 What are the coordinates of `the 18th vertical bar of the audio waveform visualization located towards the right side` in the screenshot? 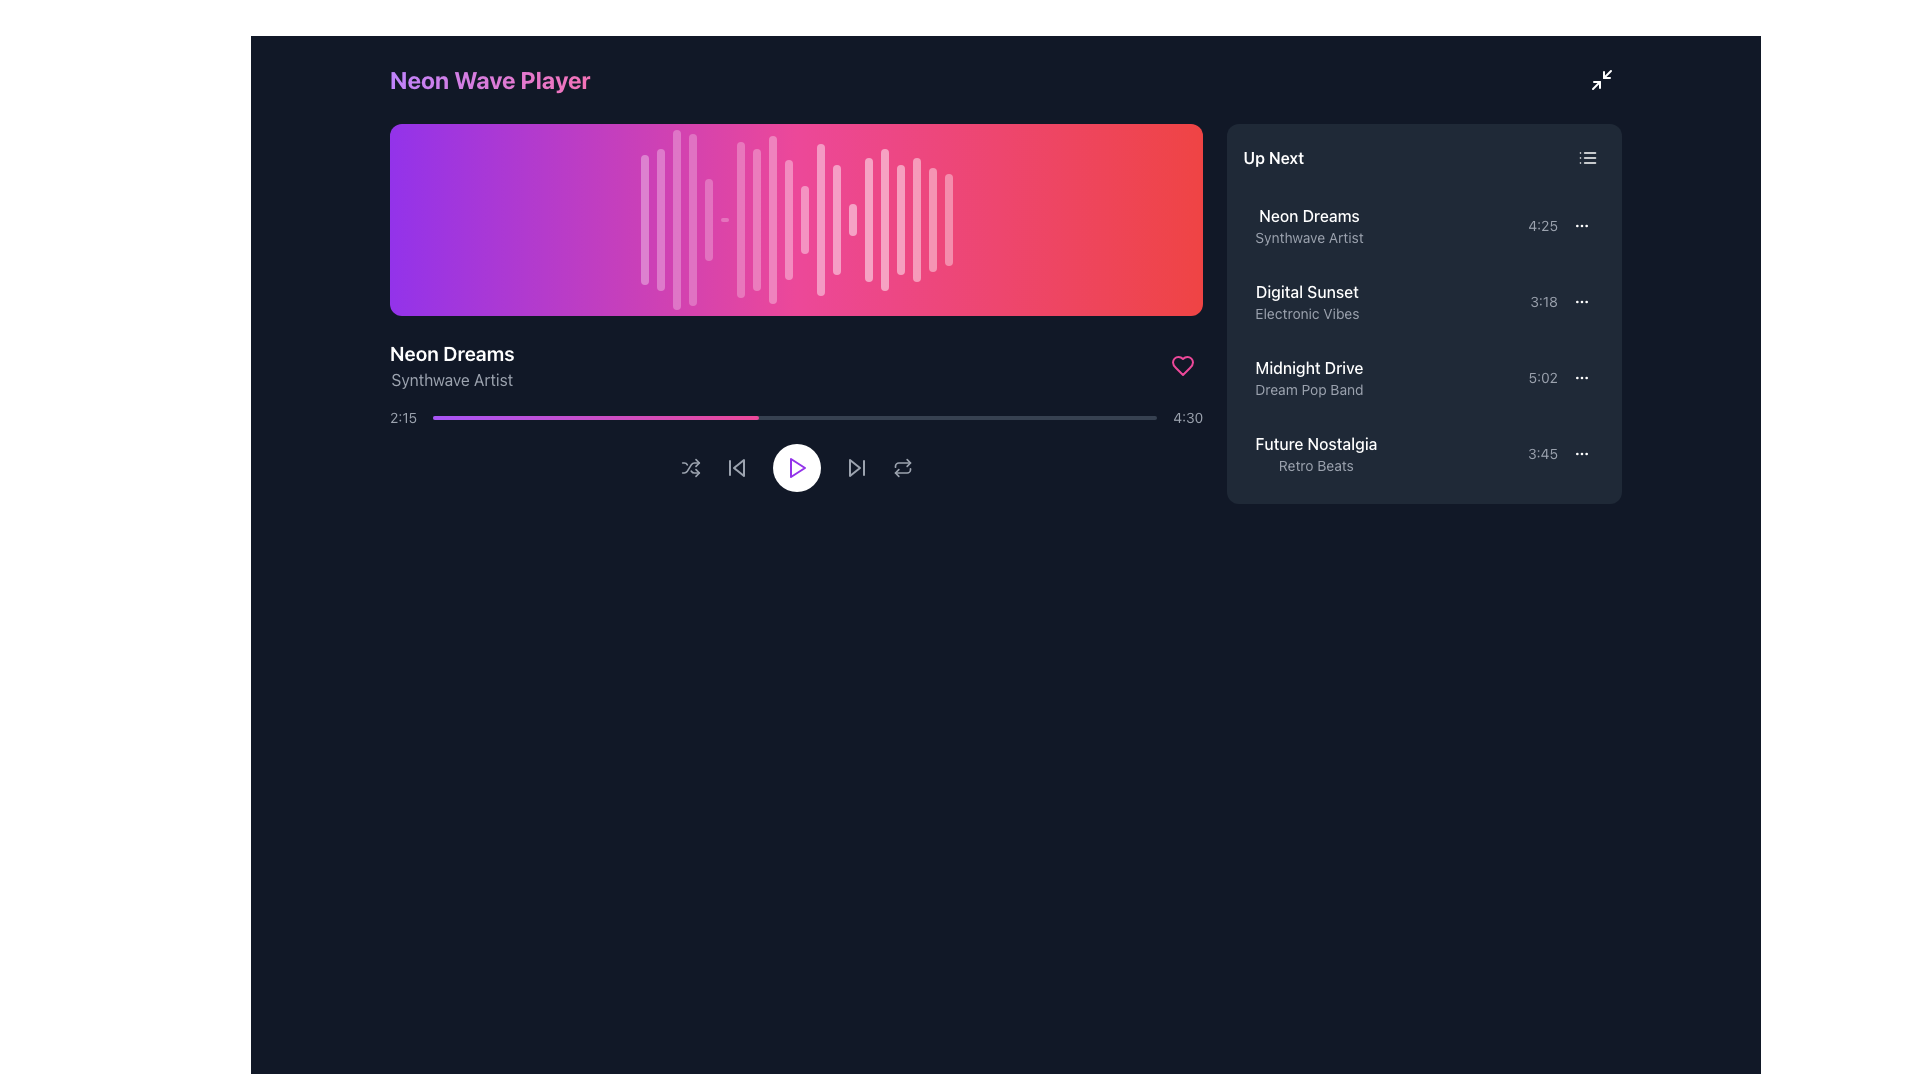 It's located at (915, 219).